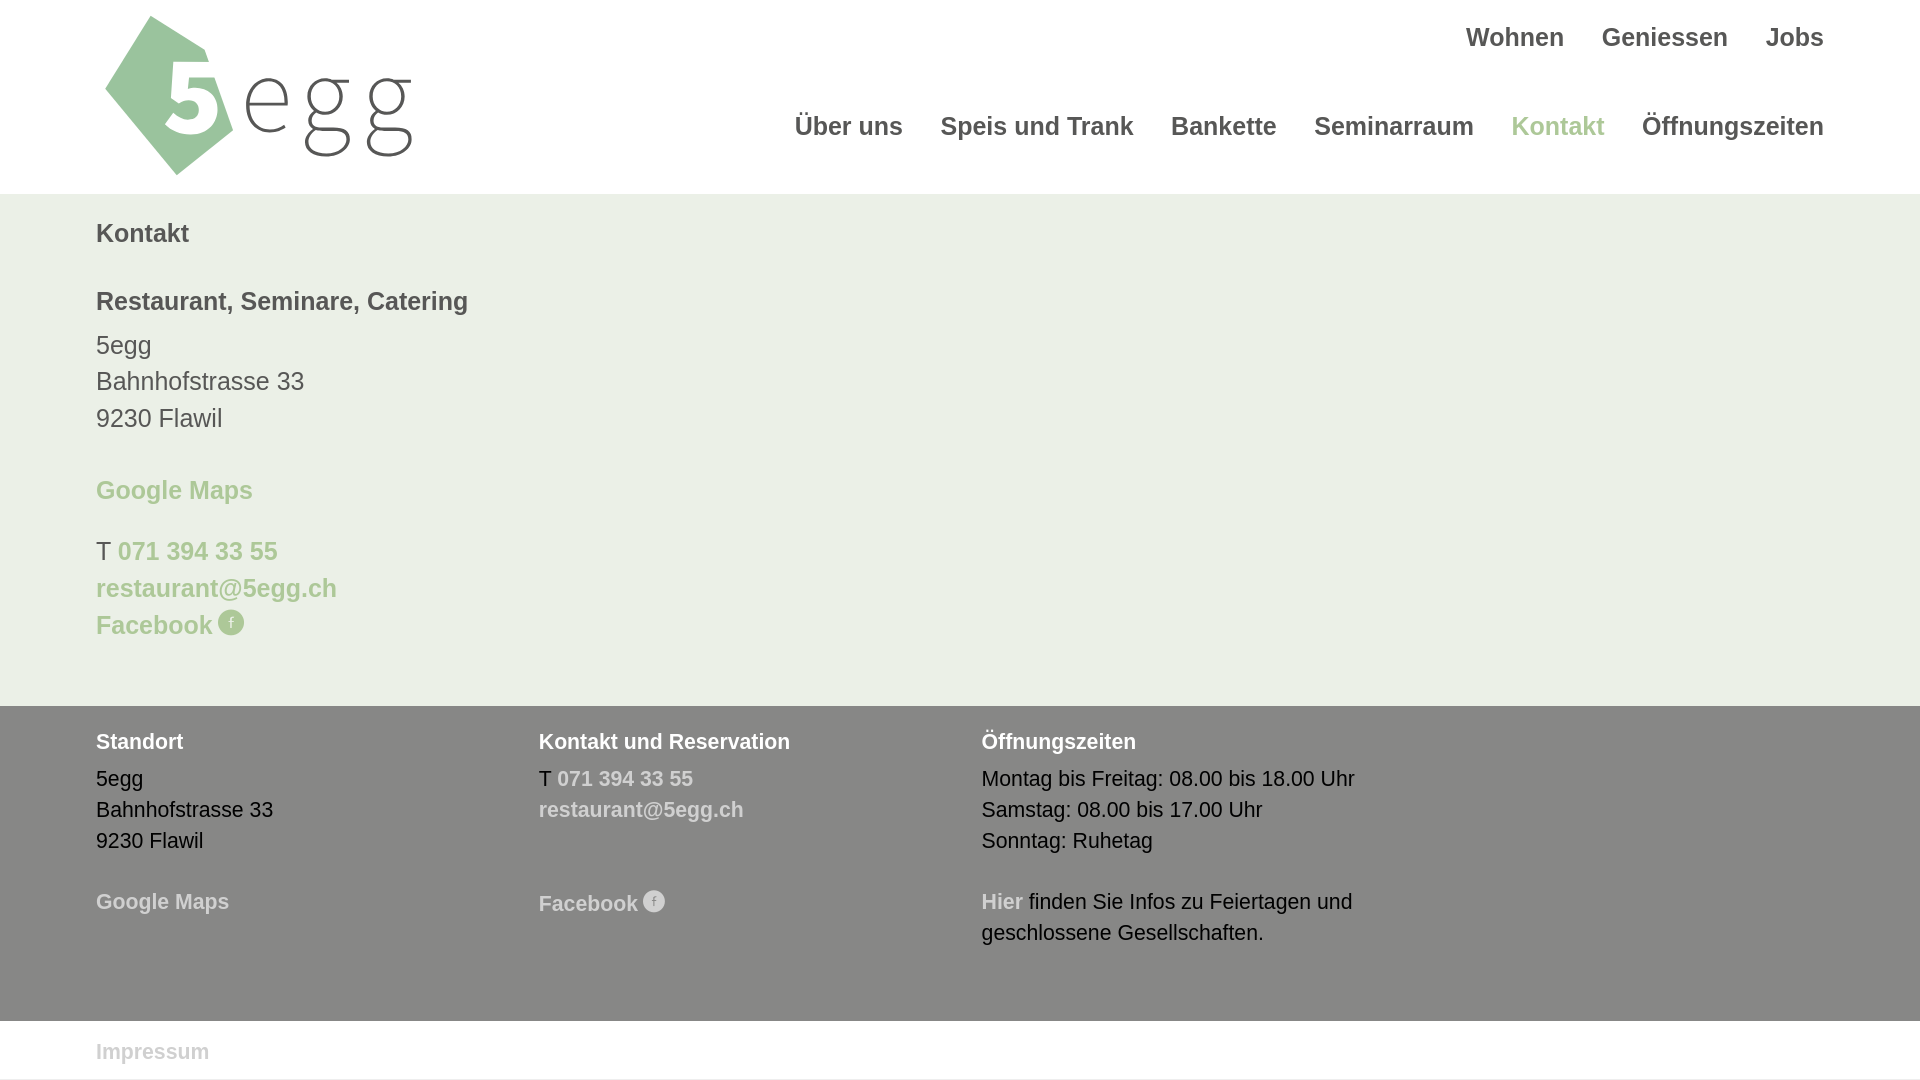 The image size is (1920, 1080). I want to click on 'Geniessen', so click(1665, 37).